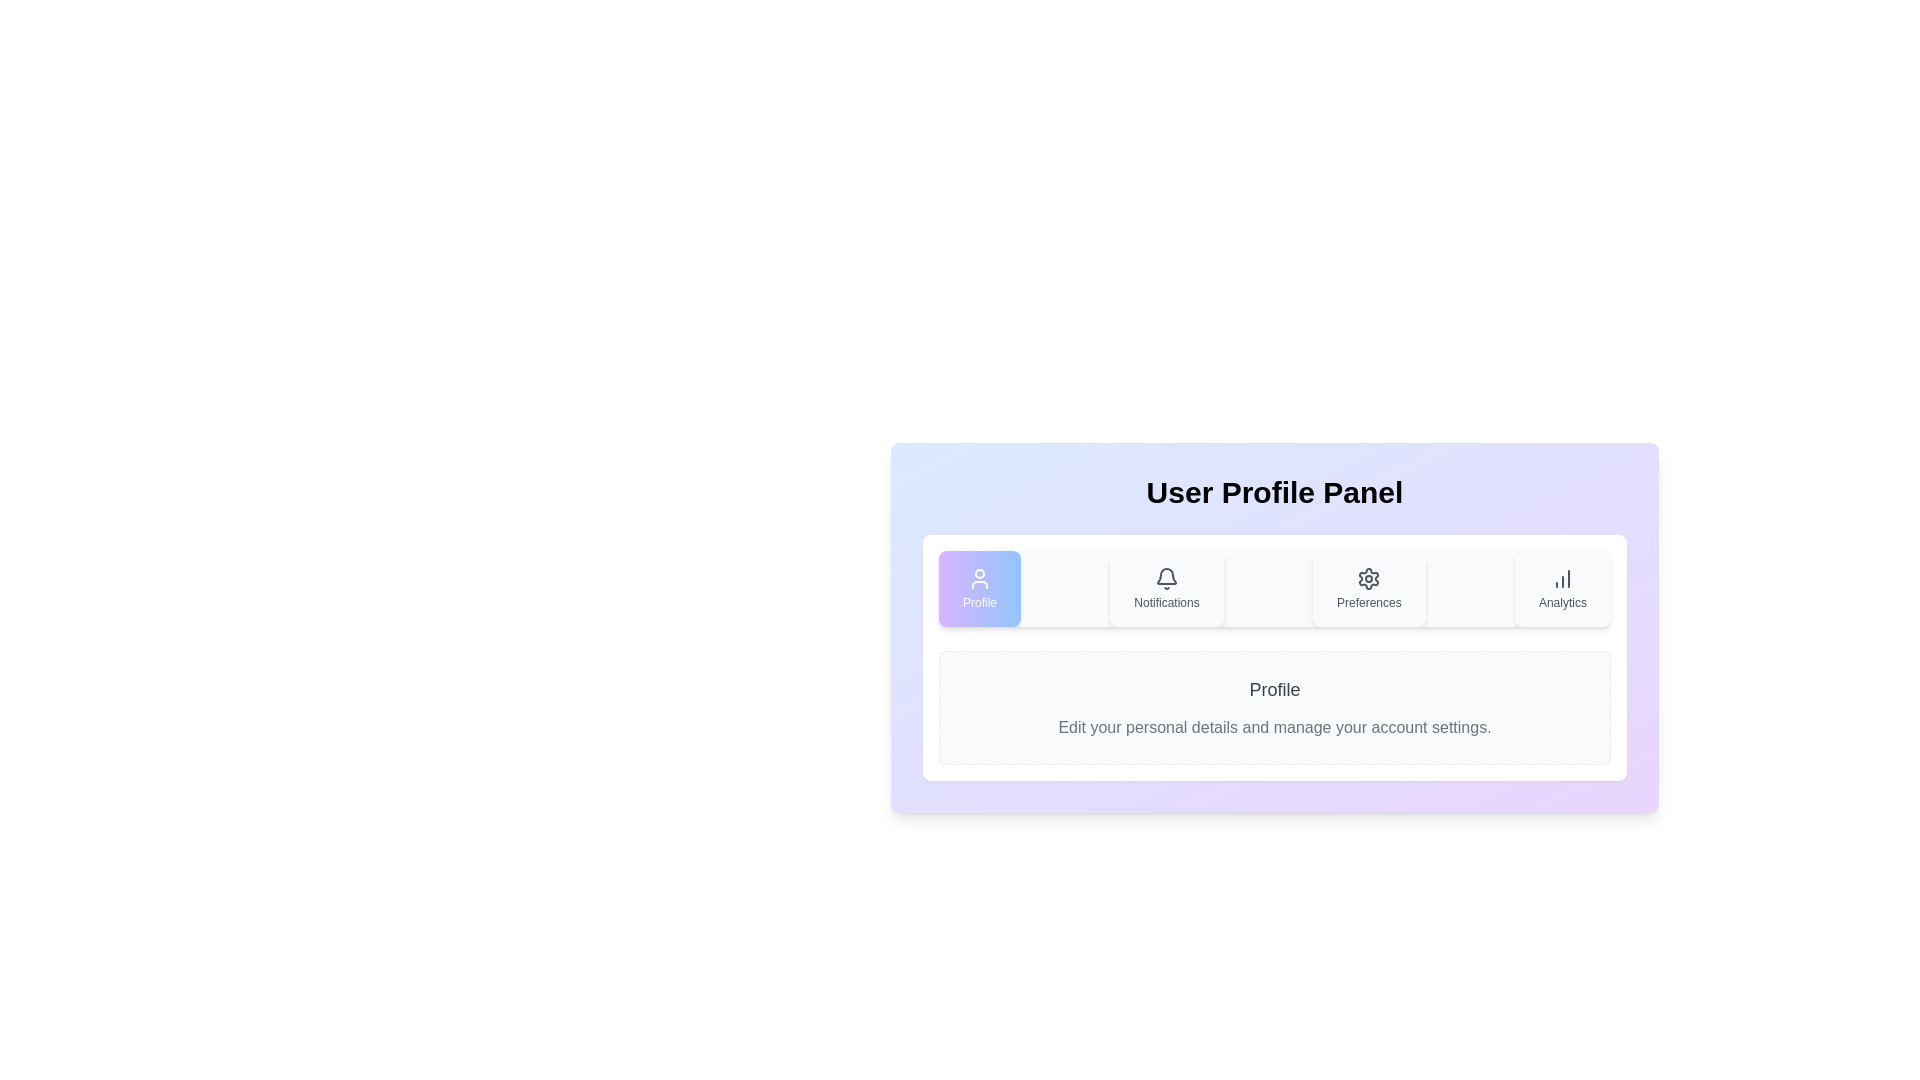 This screenshot has height=1080, width=1920. What do you see at coordinates (979, 588) in the screenshot?
I see `the Profile tab by clicking its navigation button` at bounding box center [979, 588].